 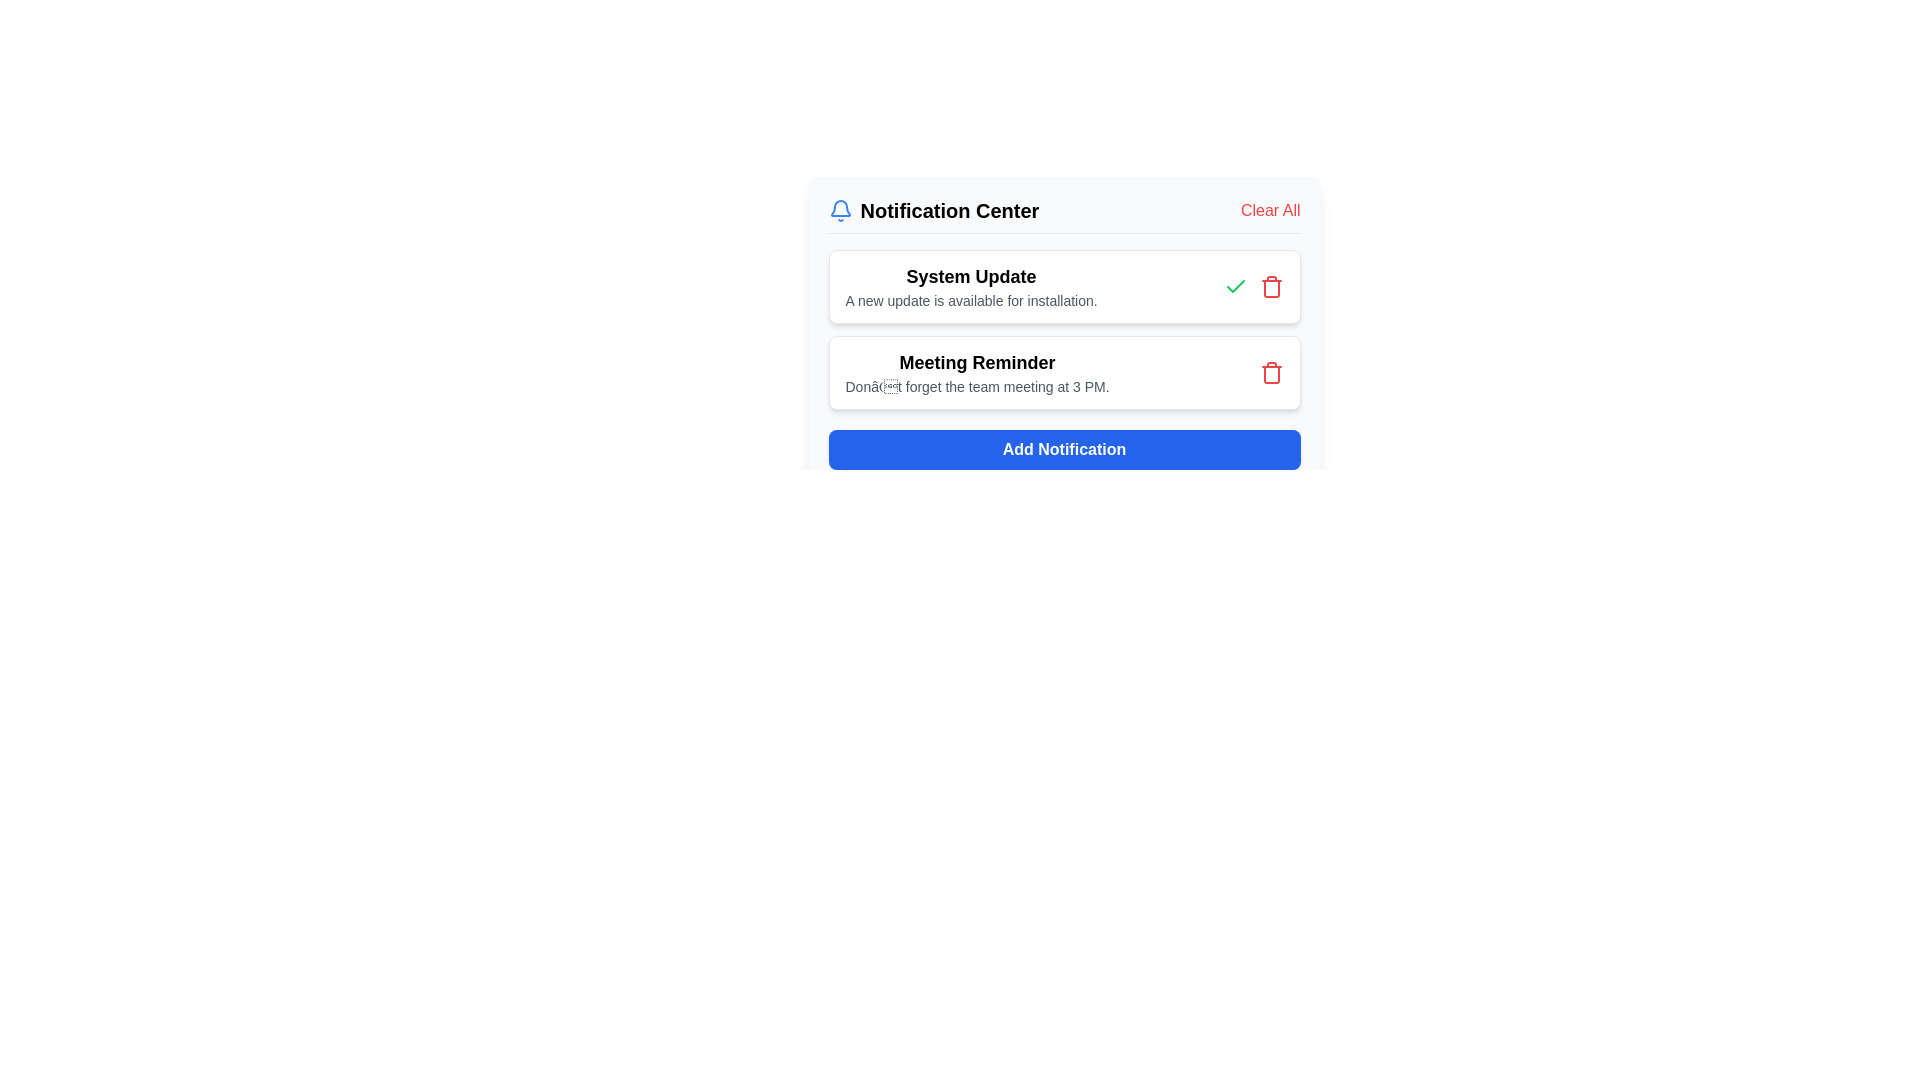 I want to click on the button labeled 'Add Notification' located at the bottom of the 'Notification Center' interface, so click(x=1063, y=450).